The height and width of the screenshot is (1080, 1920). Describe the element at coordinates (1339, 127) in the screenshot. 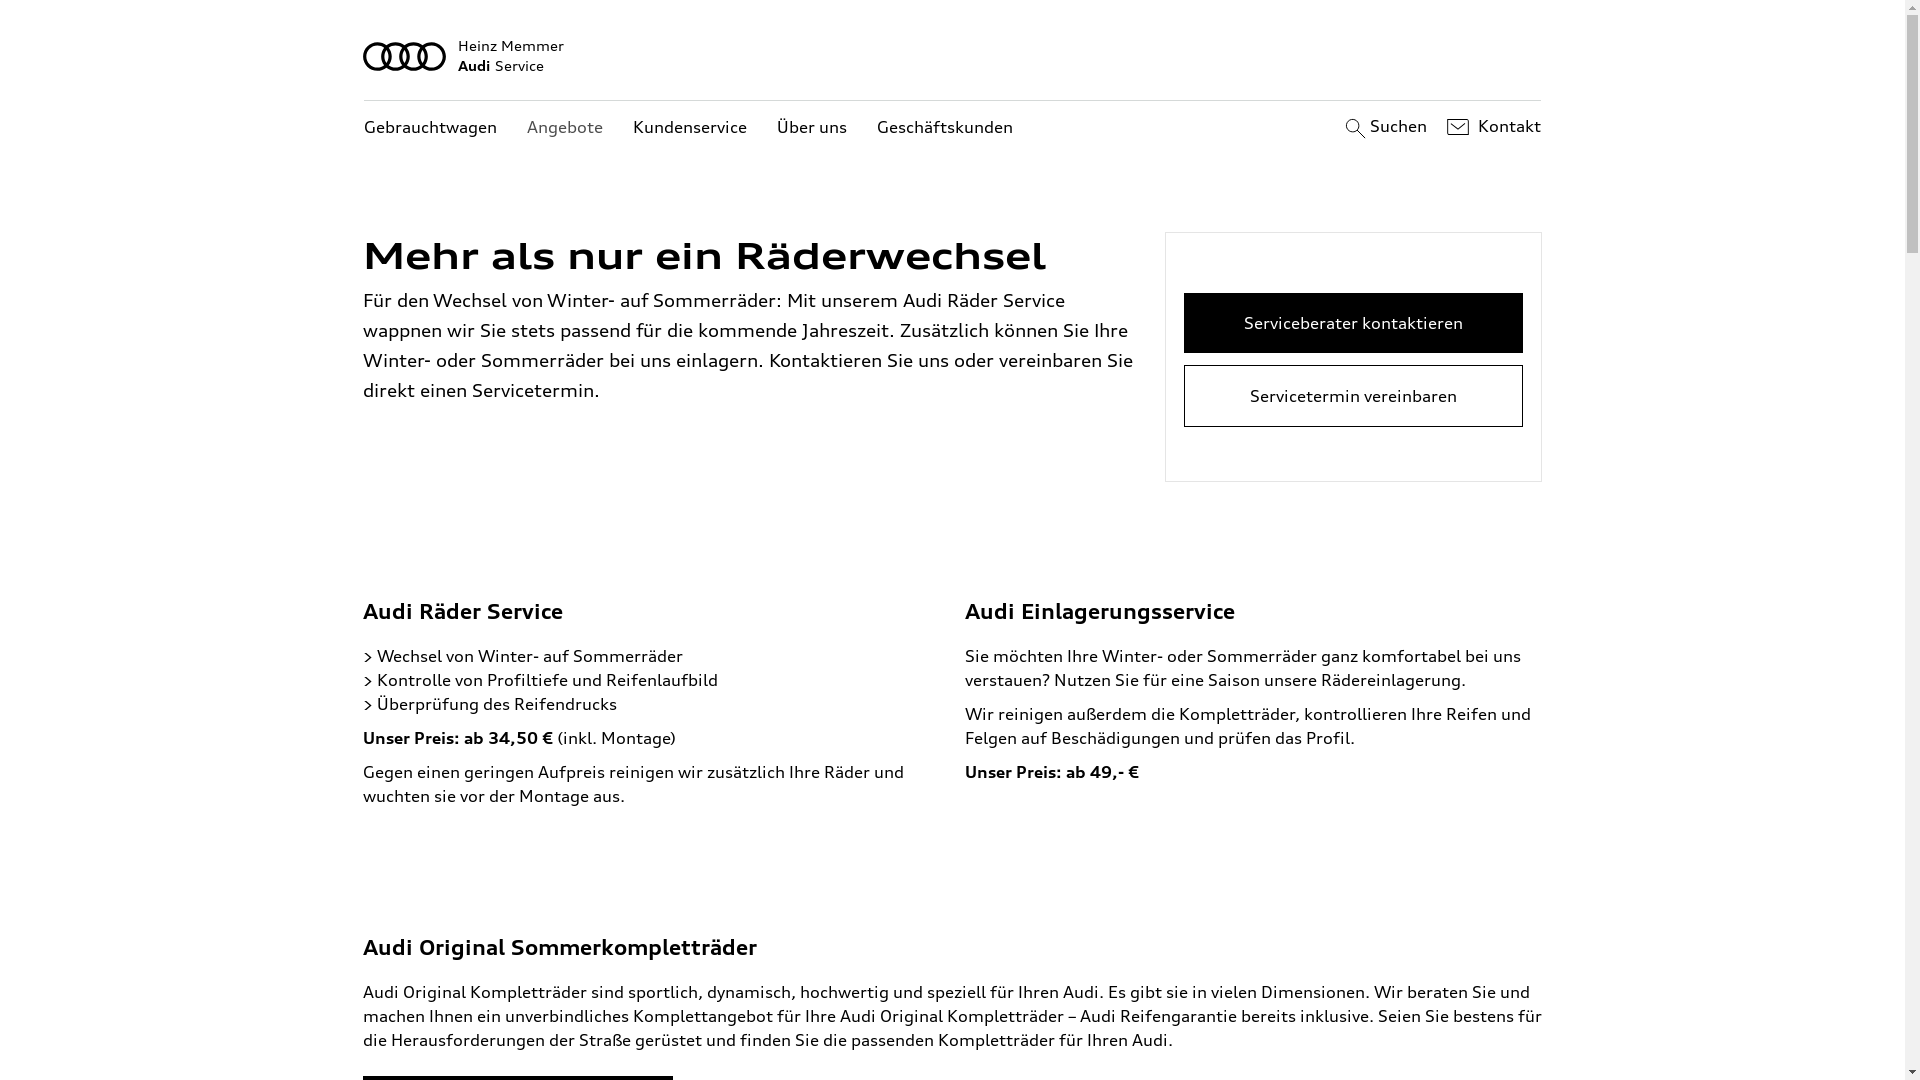

I see `'Suchen'` at that location.